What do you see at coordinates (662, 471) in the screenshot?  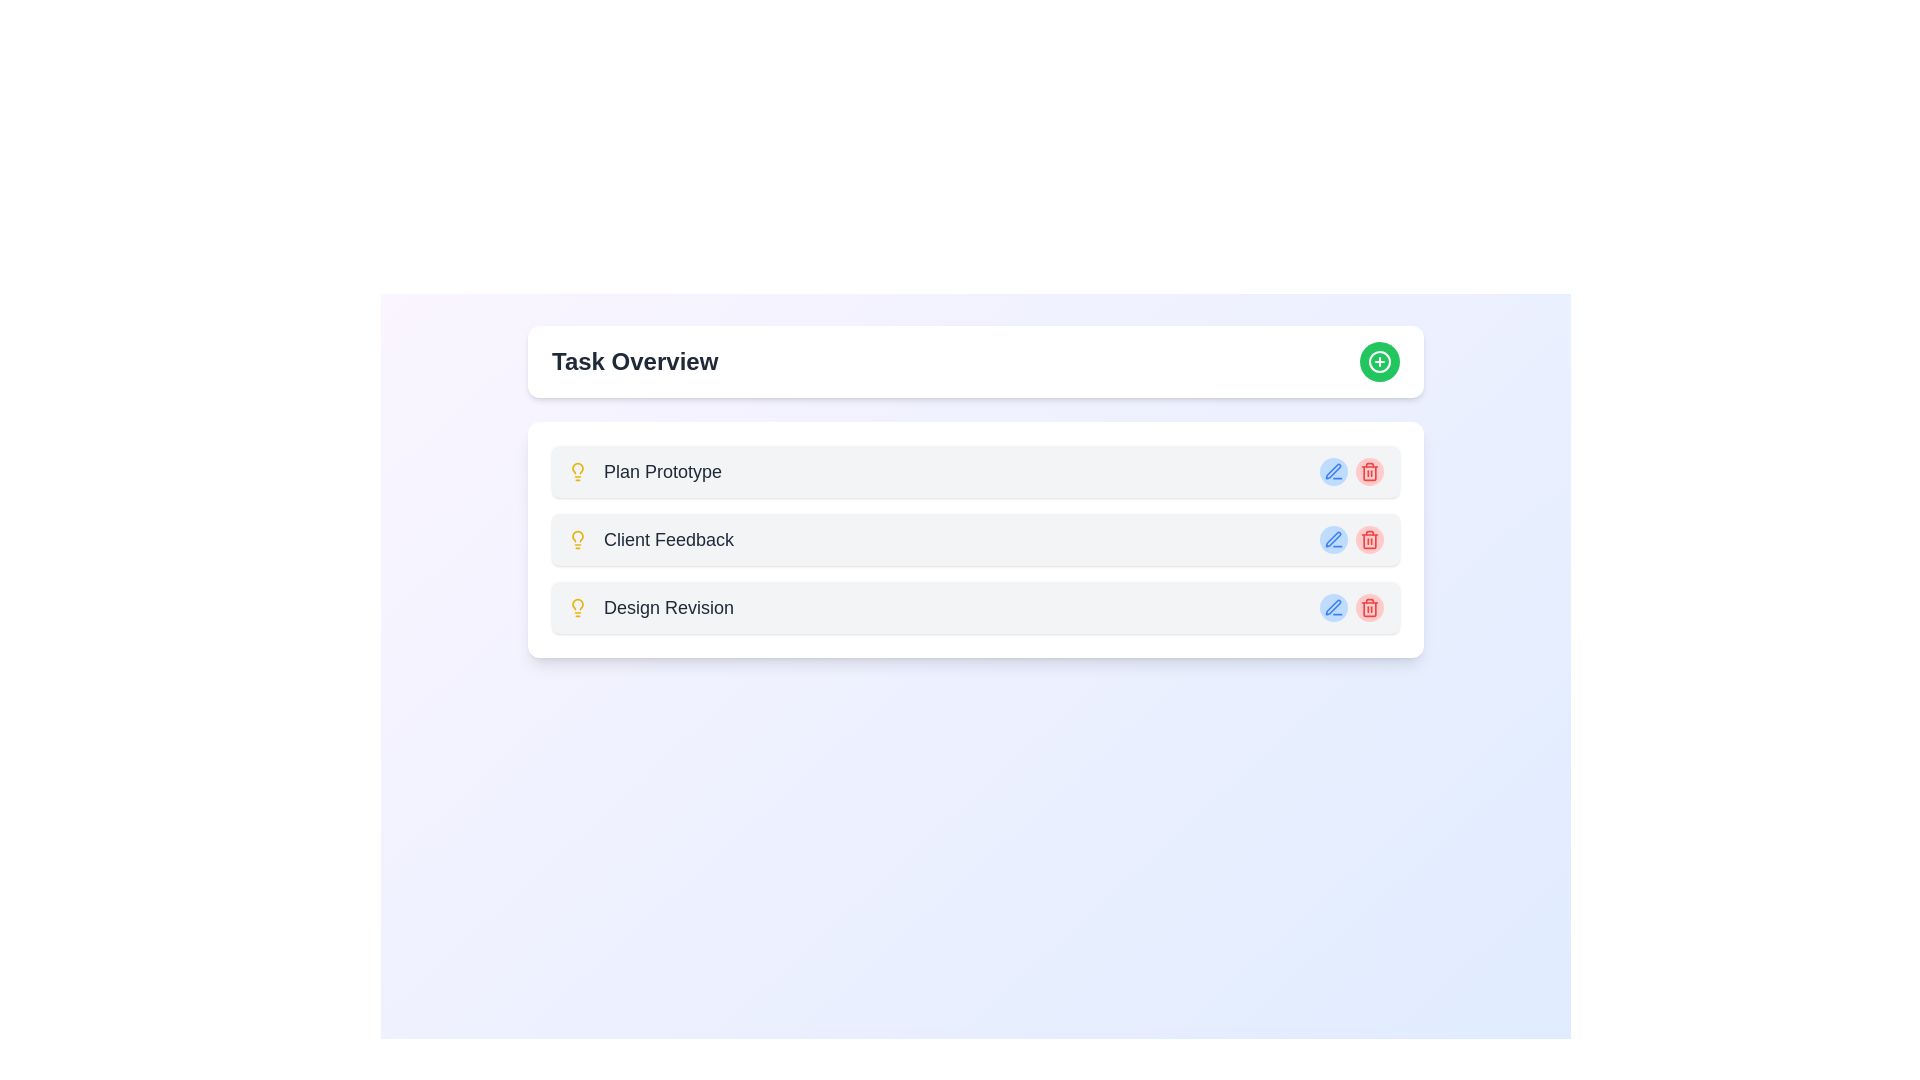 I see `the 'Plan Prototype' label text, which is the first entry under the 'Task Overview' section, displayed in medium-sized bold gray font with a light bulb icon to its left` at bounding box center [662, 471].